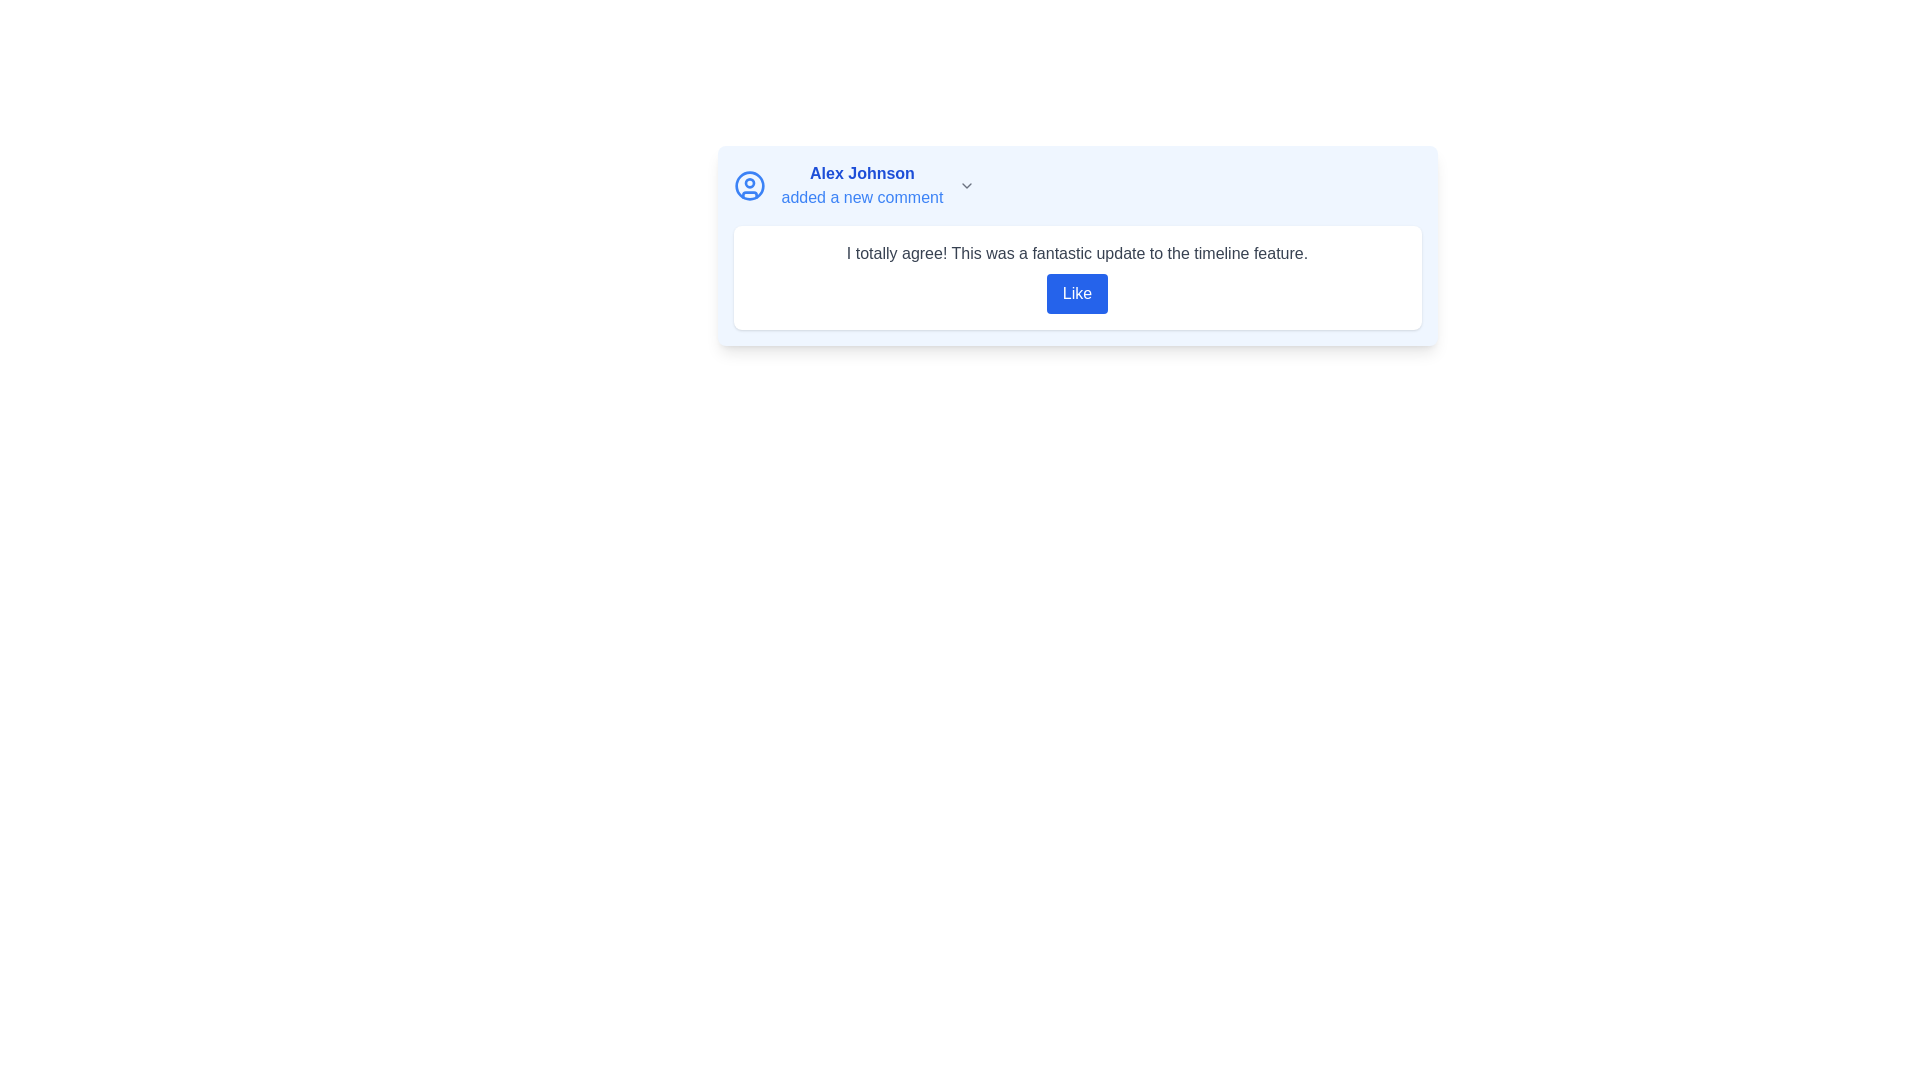 The width and height of the screenshot is (1920, 1080). I want to click on the blue circle icon representing a user silhouette, which is located to the left of the text label 'Alex Johnson added a new comment' in the top-left section of the comment block, so click(748, 185).